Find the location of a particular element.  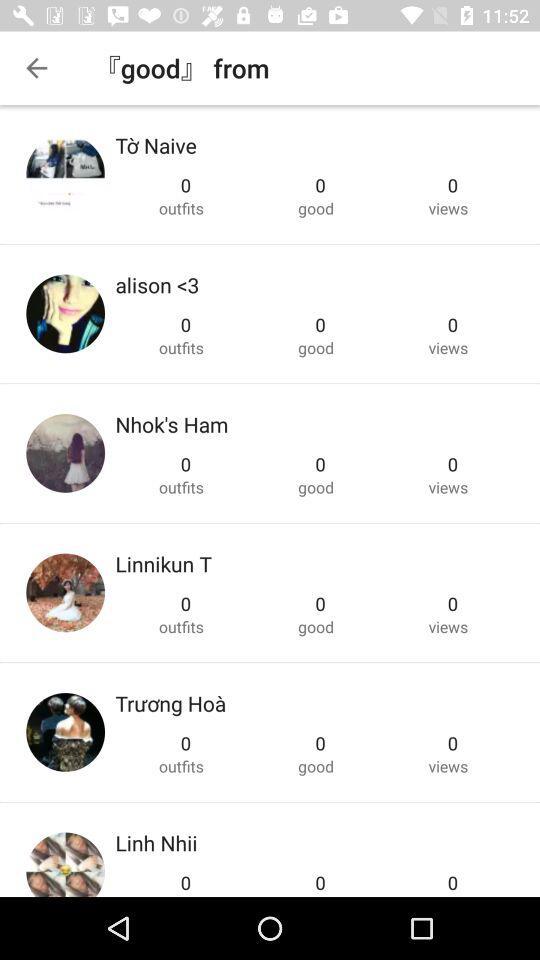

item above the   0 item is located at coordinates (155, 841).